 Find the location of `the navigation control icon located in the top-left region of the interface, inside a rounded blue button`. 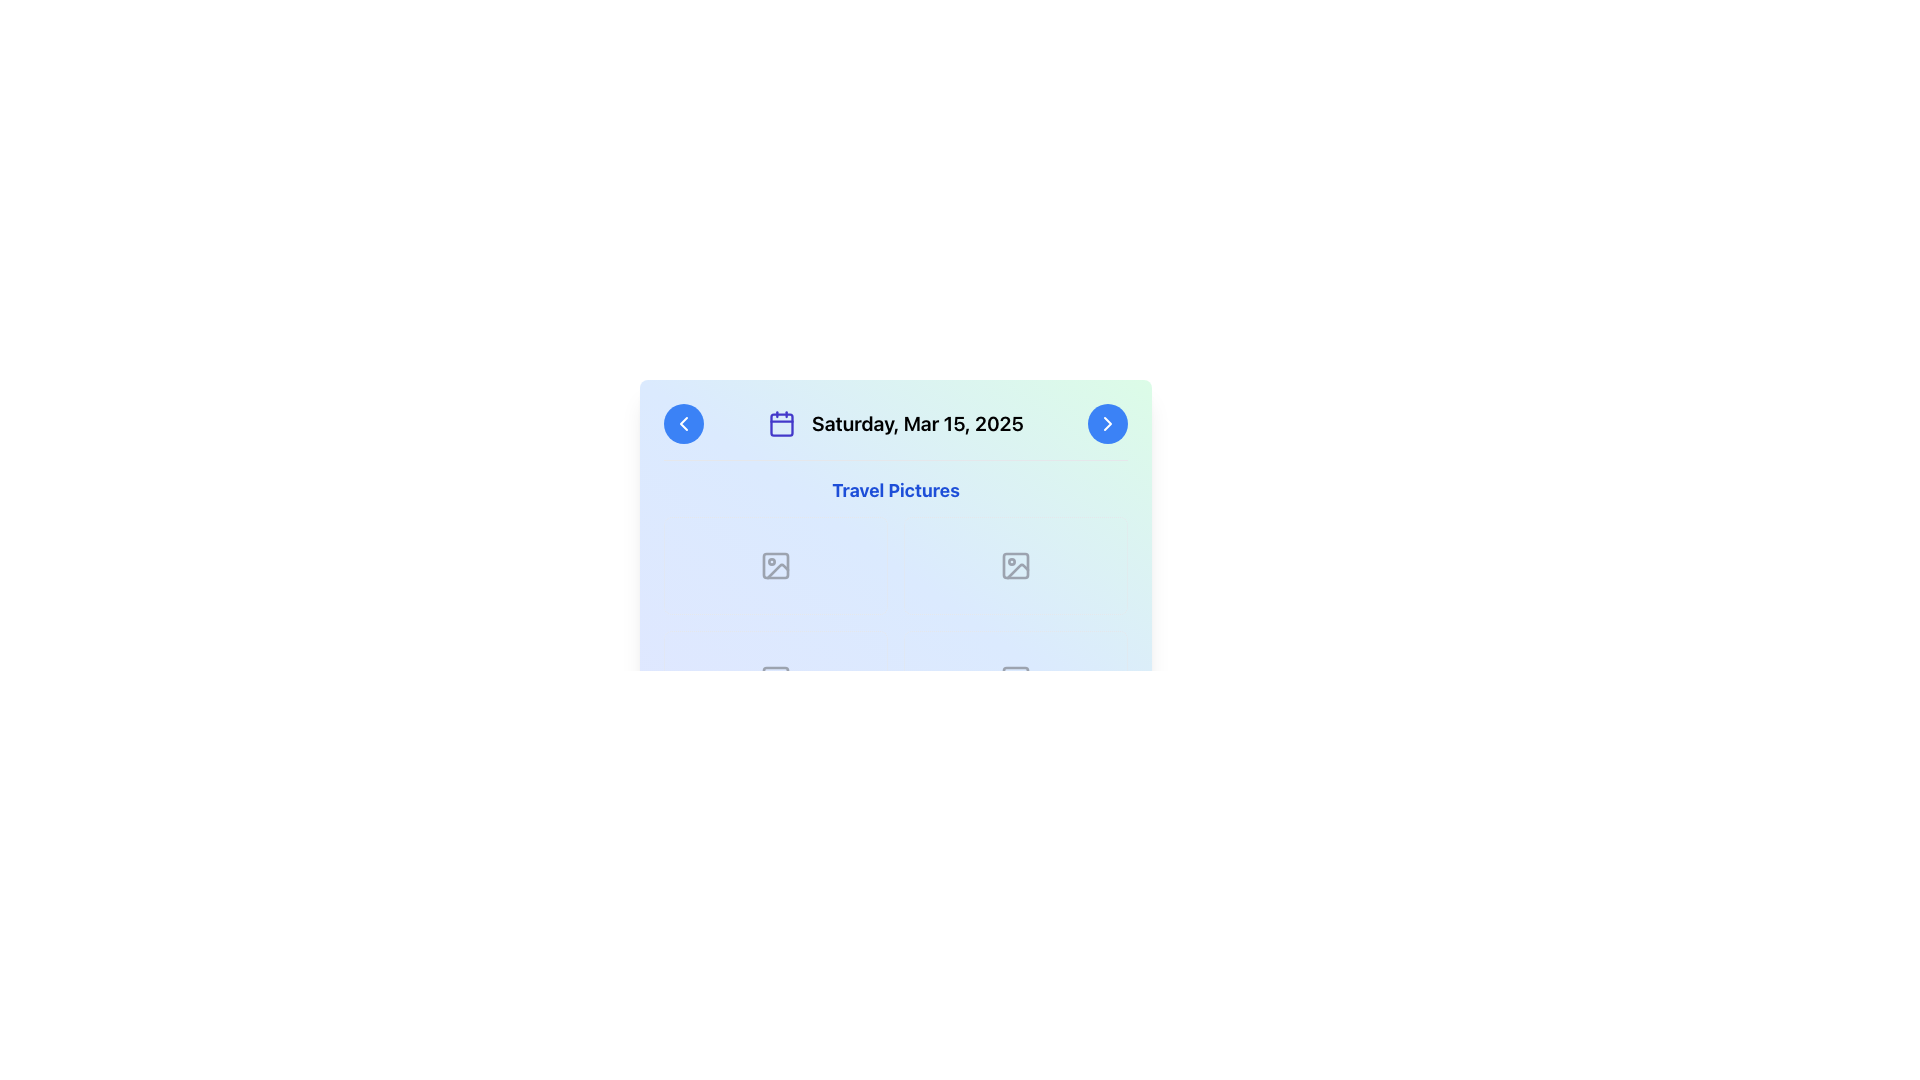

the navigation control icon located in the top-left region of the interface, inside a rounded blue button is located at coordinates (684, 423).